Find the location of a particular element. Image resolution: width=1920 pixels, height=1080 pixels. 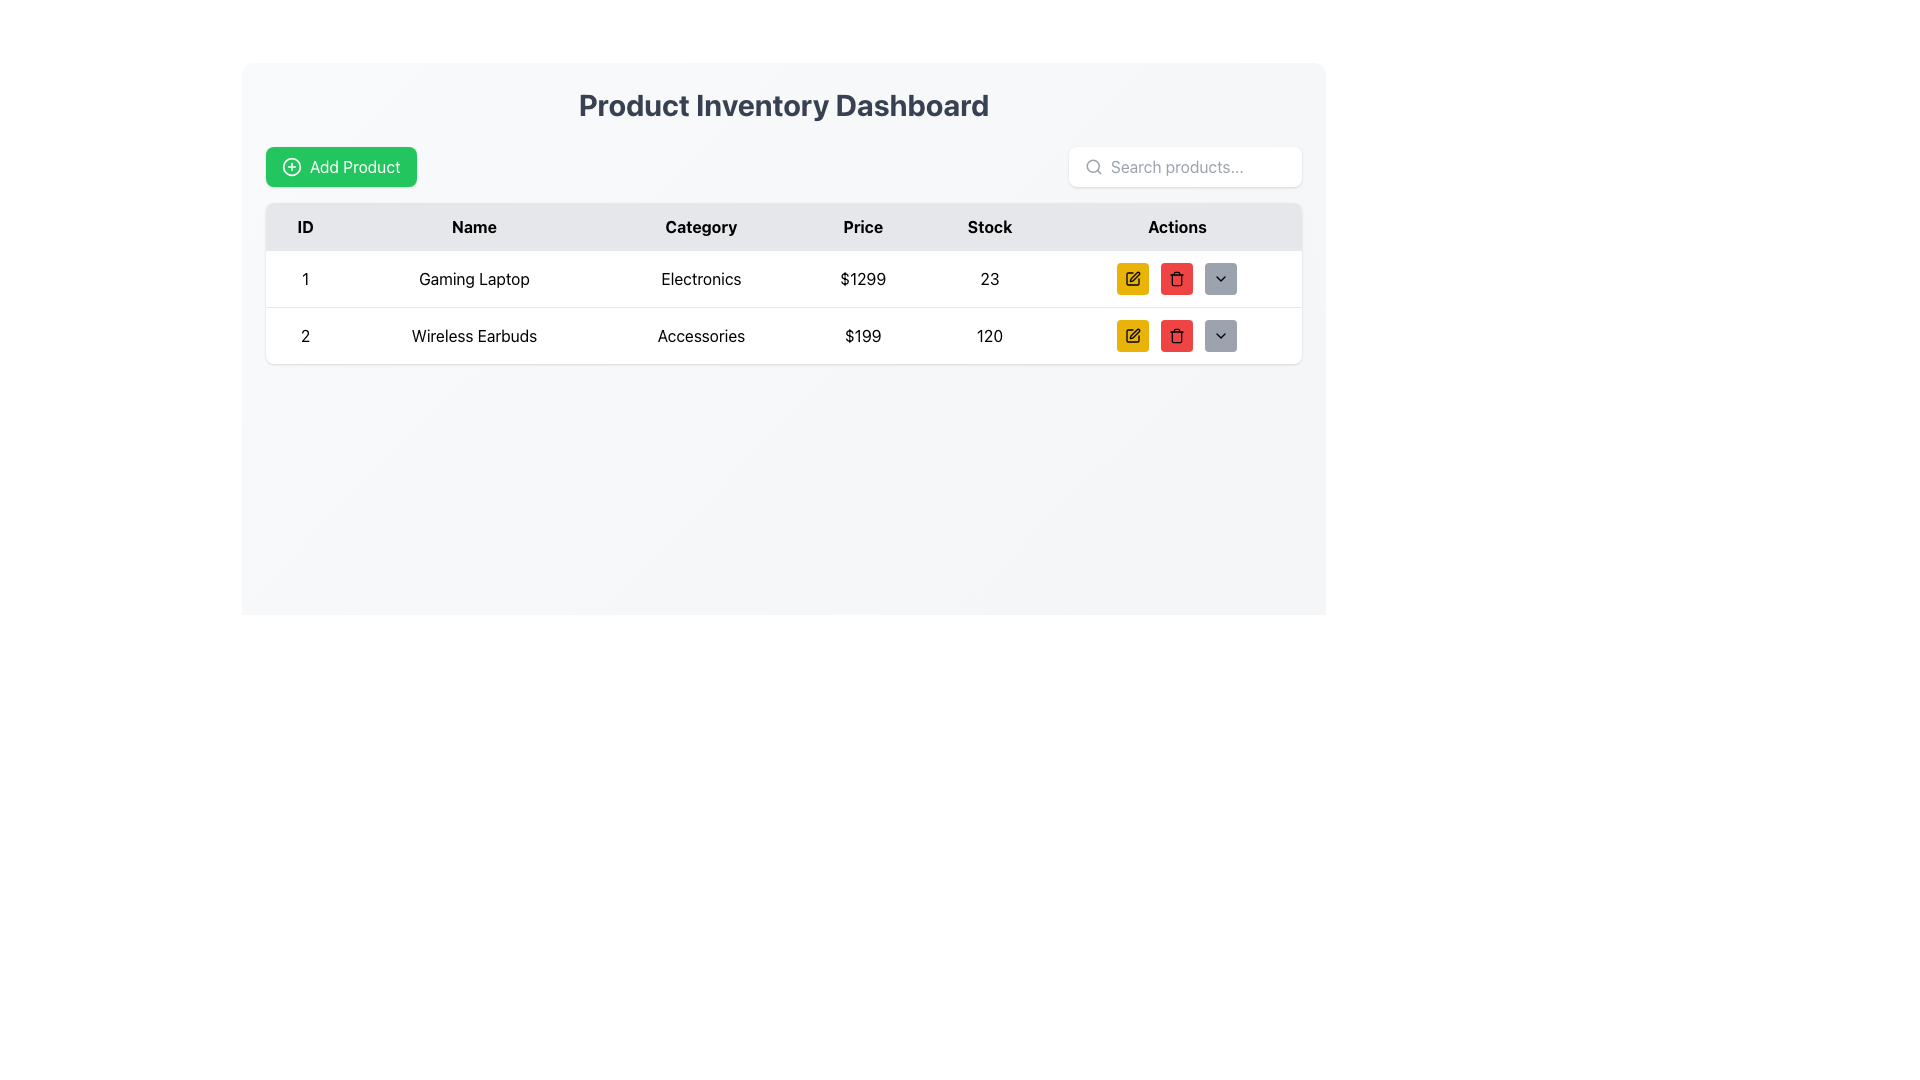

the delete icon button for the 'Wireless Earbuds' located is located at coordinates (1177, 334).